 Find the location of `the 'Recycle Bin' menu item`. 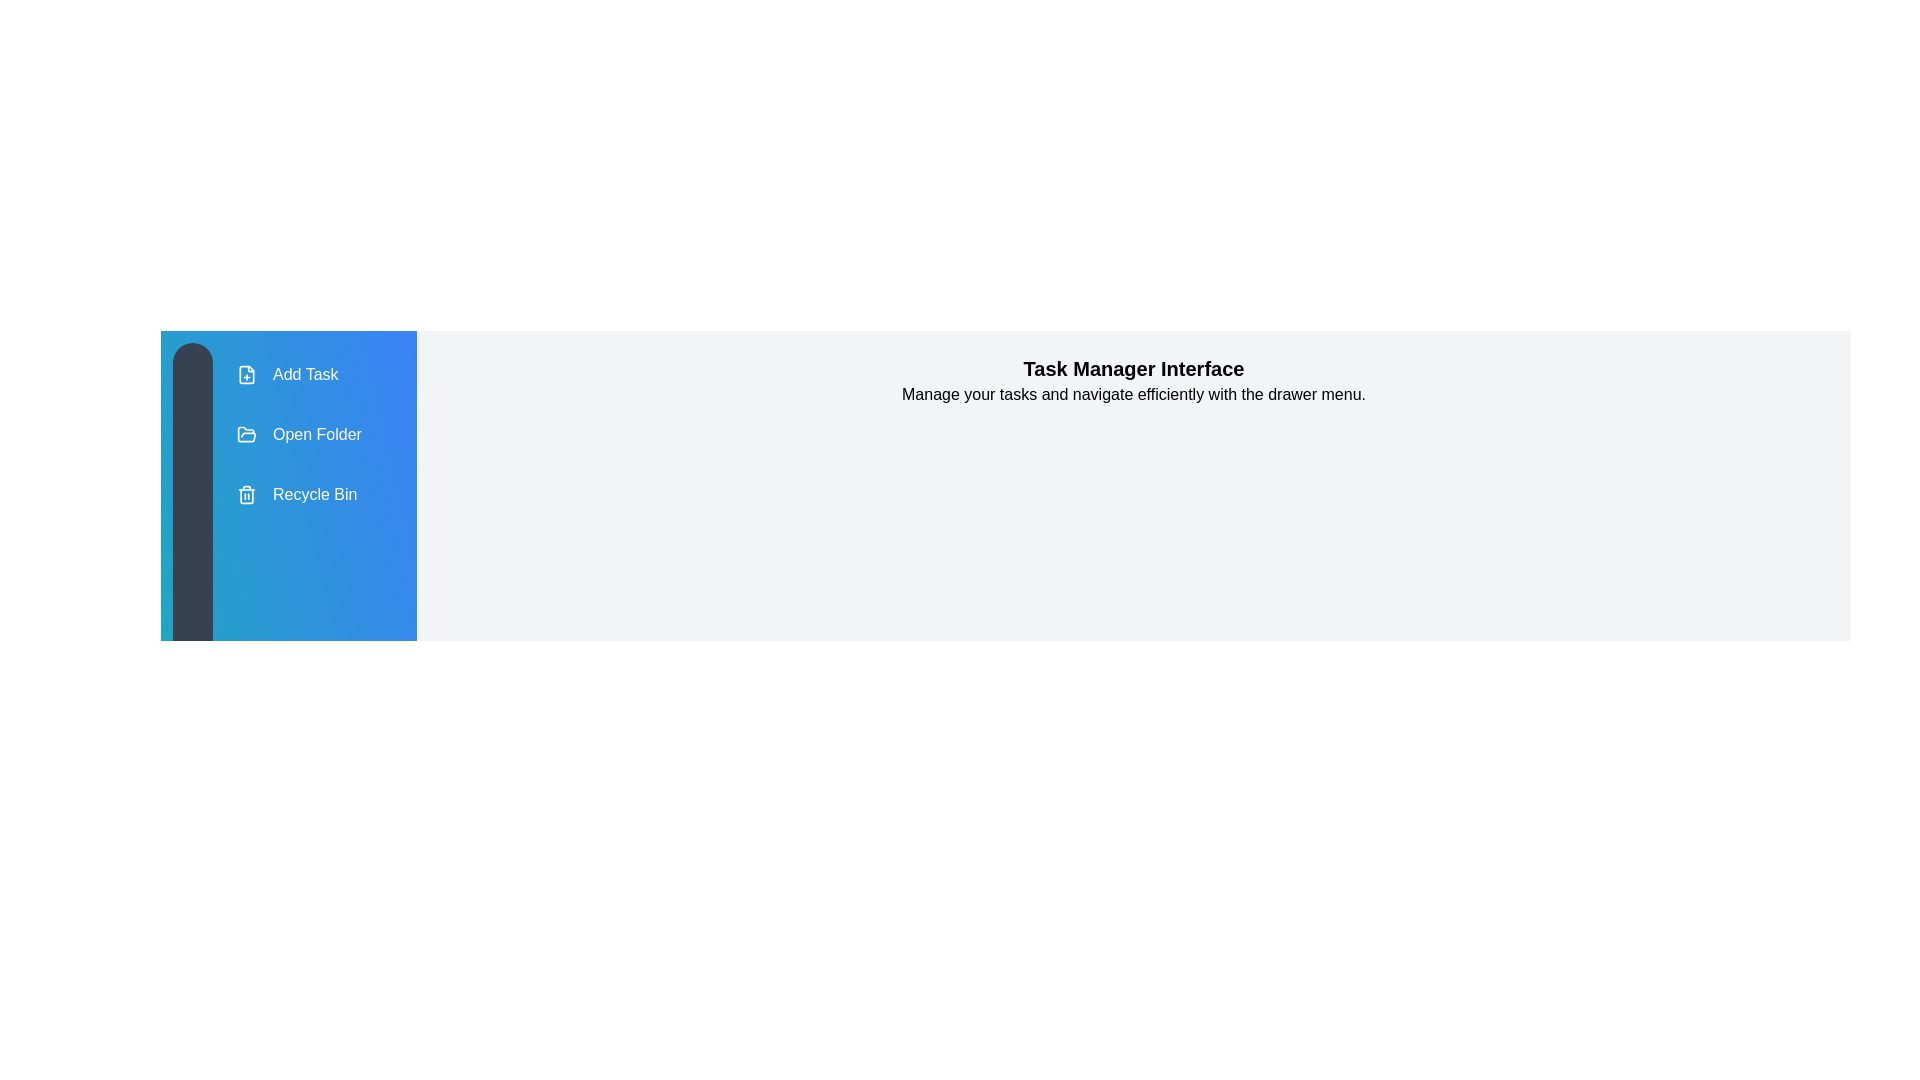

the 'Recycle Bin' menu item is located at coordinates (297, 494).